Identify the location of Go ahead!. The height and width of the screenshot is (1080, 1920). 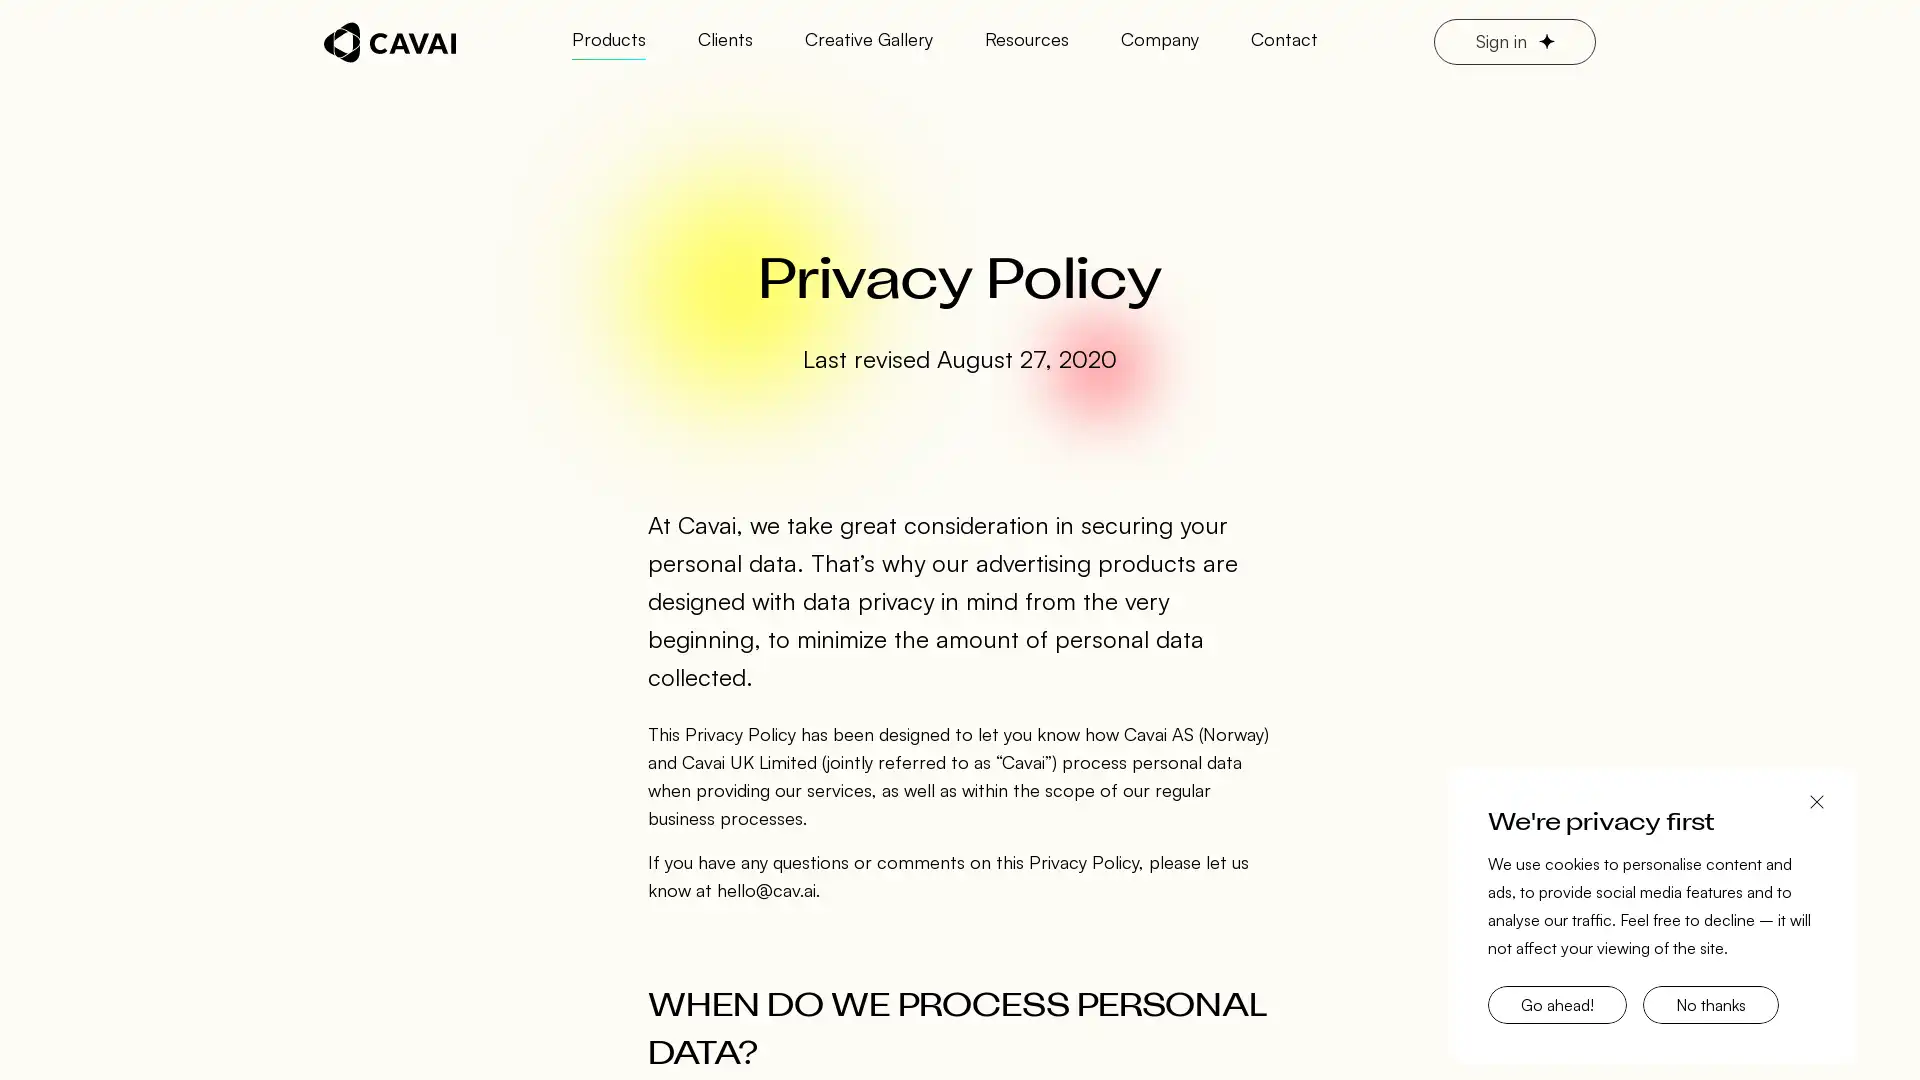
(1556, 1005).